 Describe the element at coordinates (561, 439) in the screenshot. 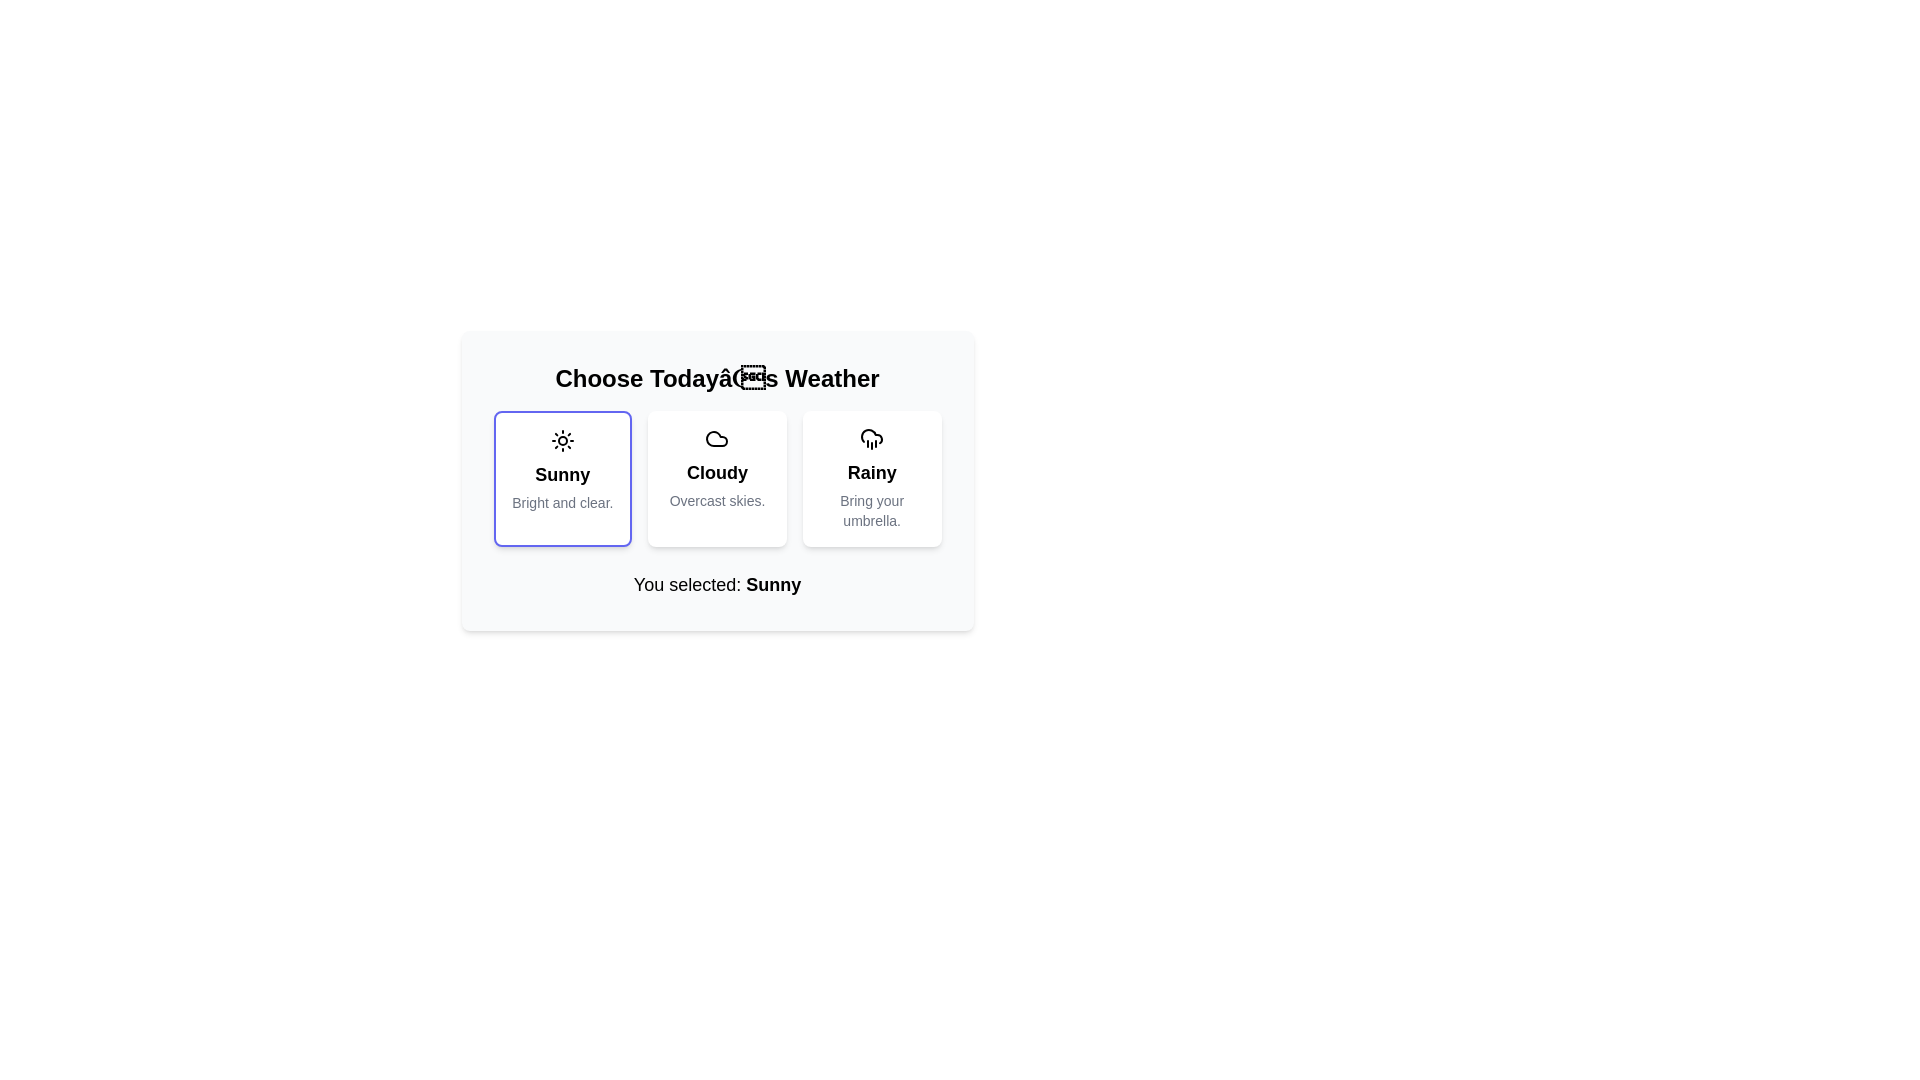

I see `the sun icon, which is a circular shape with rays, located at the top of the 'Sunny' weather option card, centered above the labels 'Sunny' and 'Bright and clear'` at that location.